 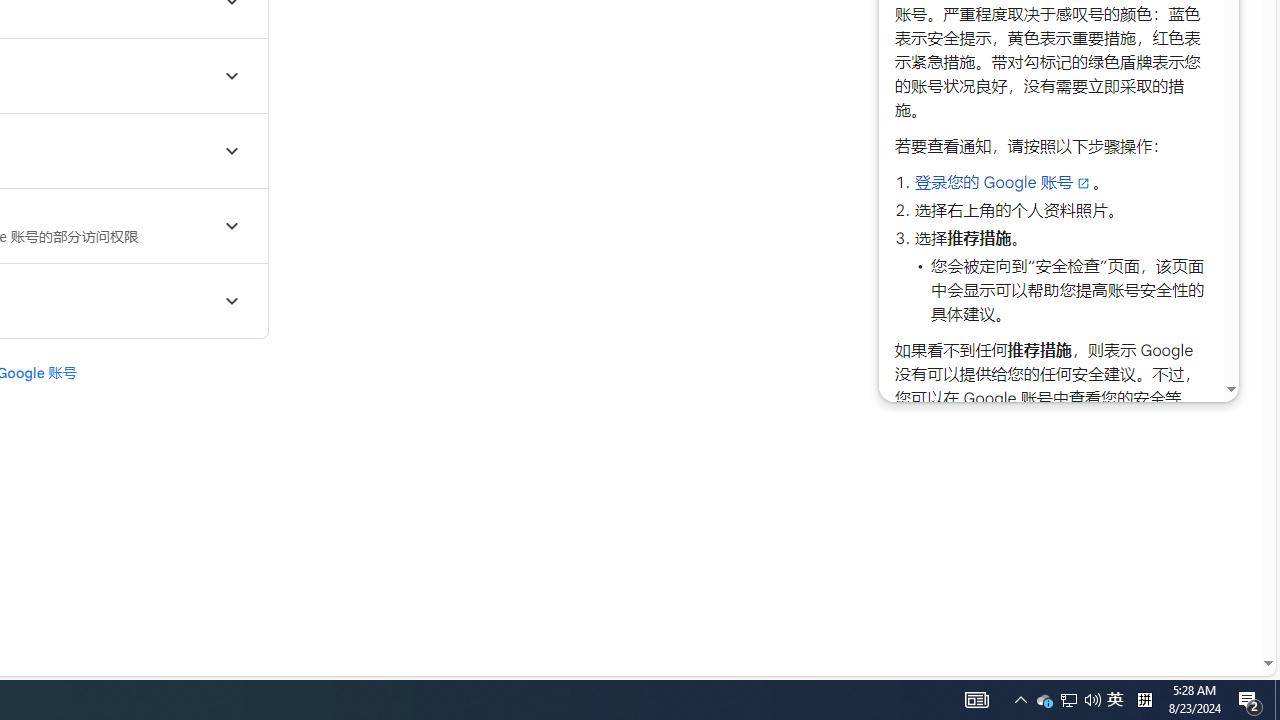 I want to click on 'User Promoted Notification Area', so click(x=1068, y=698).